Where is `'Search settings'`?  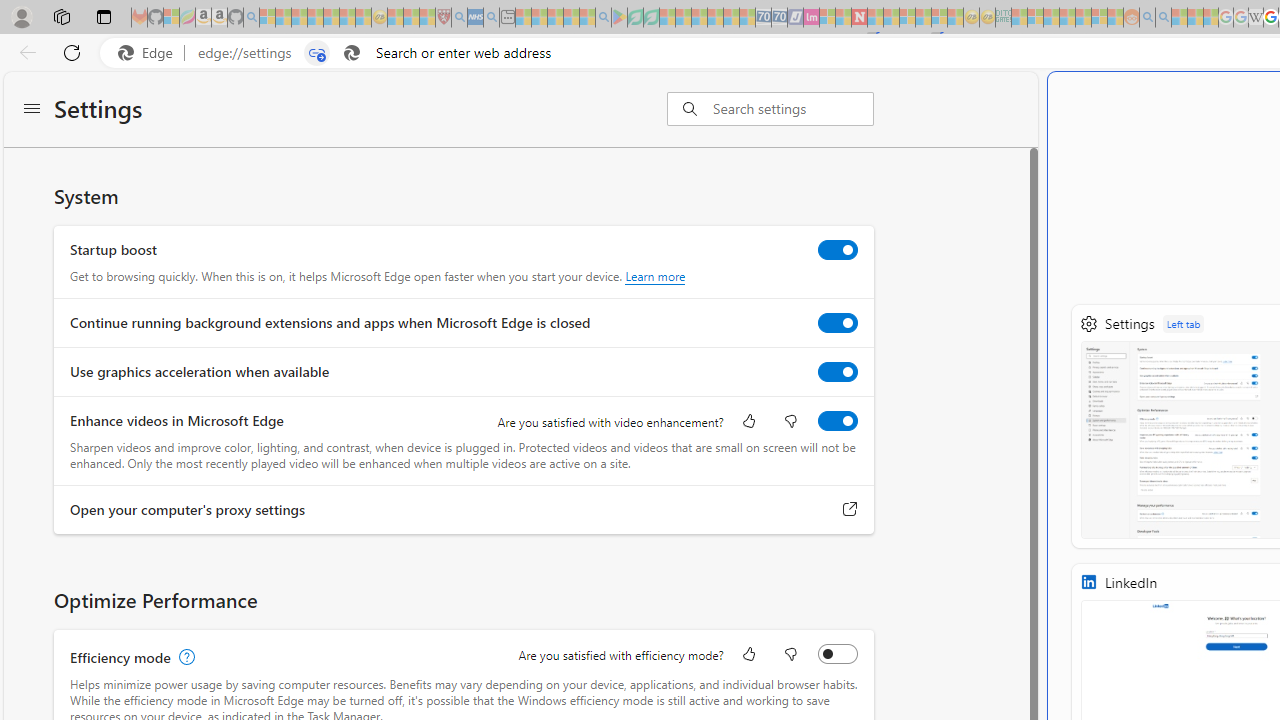
'Search settings' is located at coordinates (791, 109).